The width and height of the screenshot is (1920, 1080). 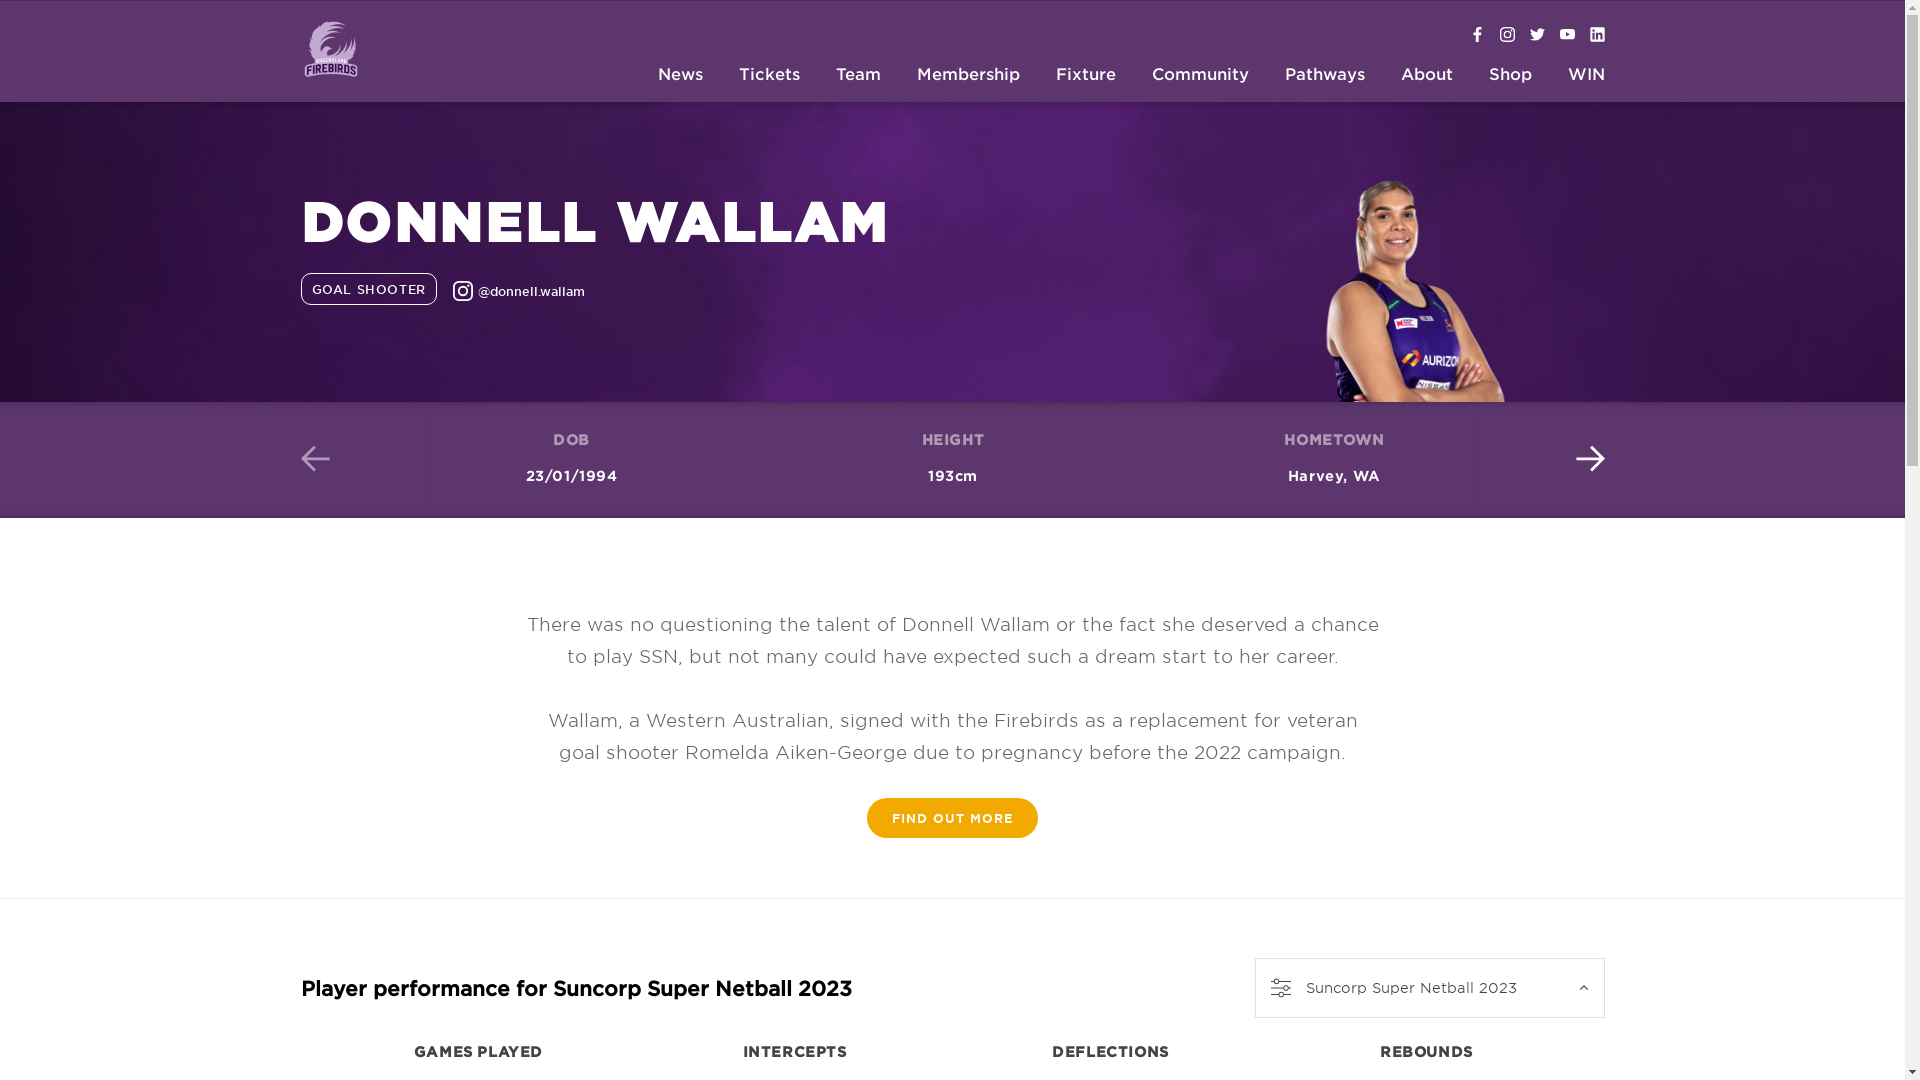 What do you see at coordinates (1428, 986) in the screenshot?
I see `'Suncorp Super Netball 2023'` at bounding box center [1428, 986].